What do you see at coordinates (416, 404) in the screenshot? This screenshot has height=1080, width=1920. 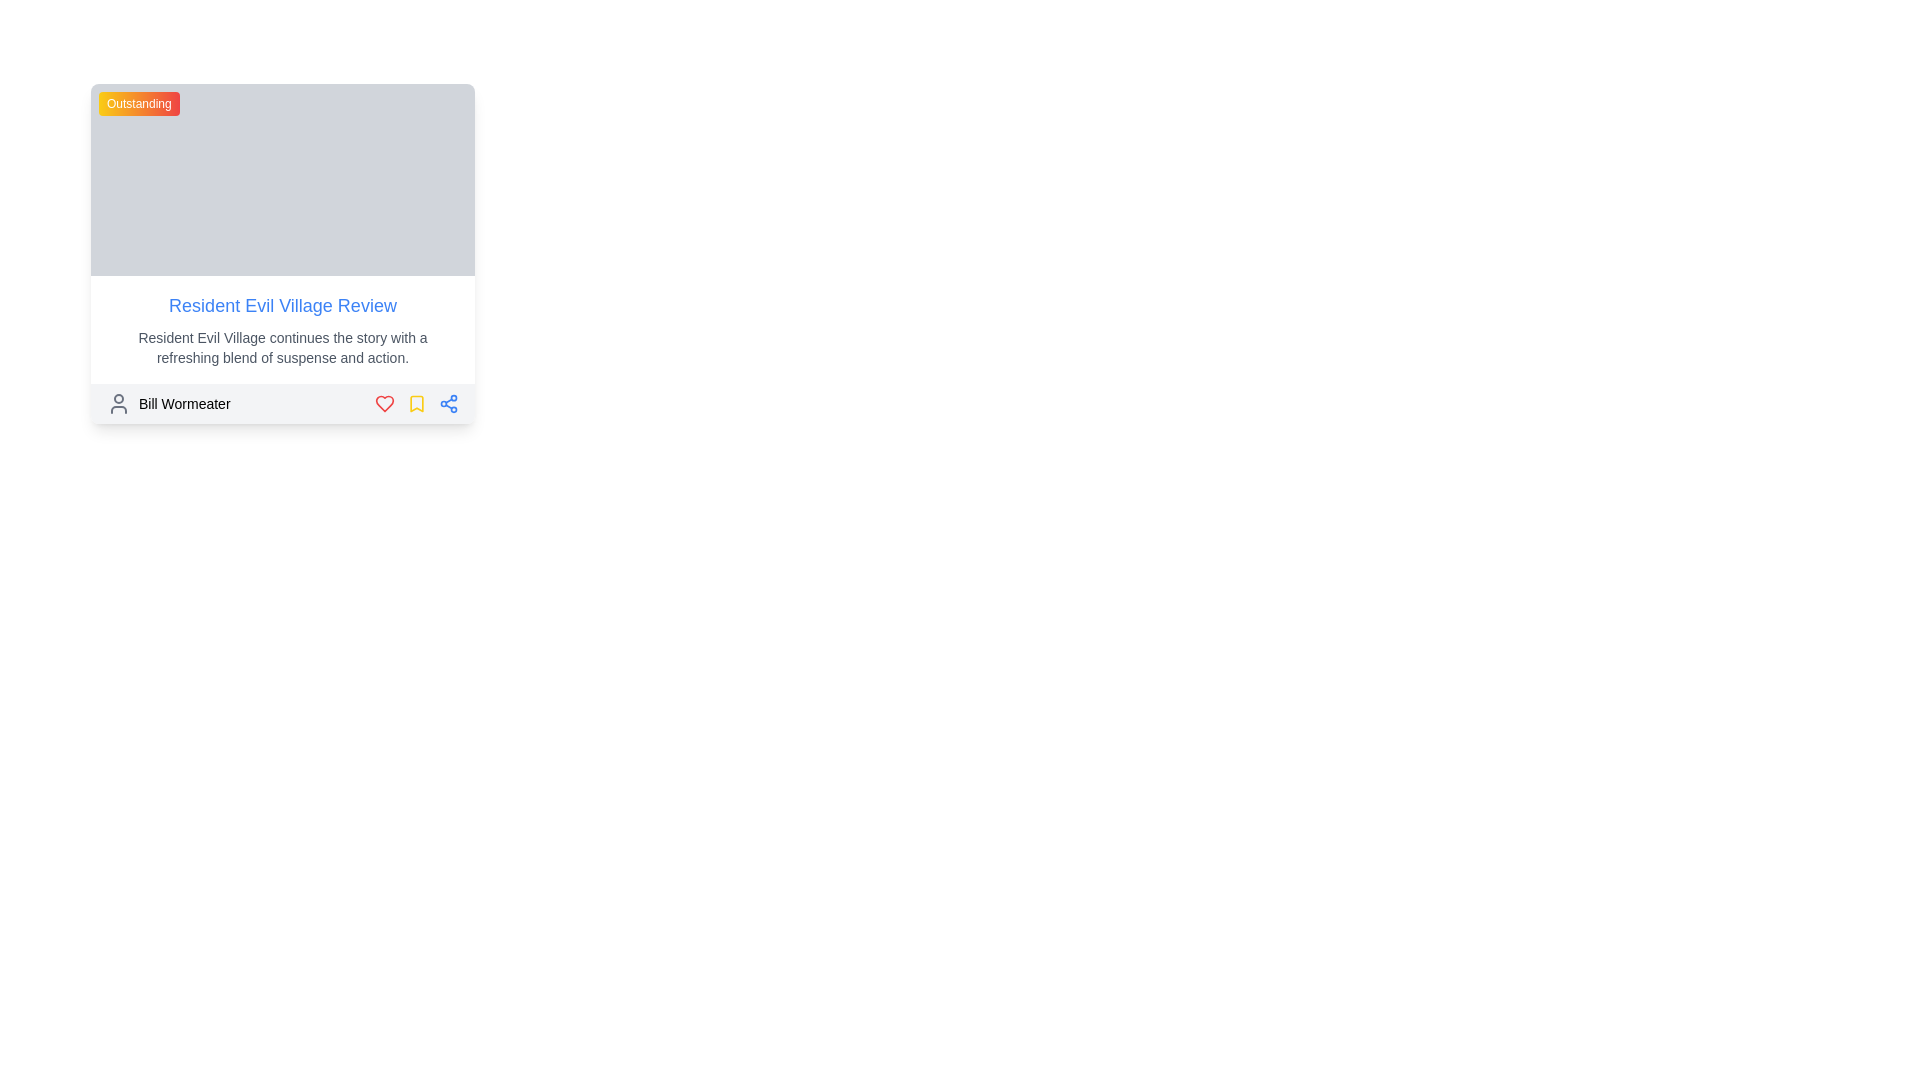 I see `the yellow bookmark icon, which is the second interactive item from the right in a horizontal group of icons below the main text content of the card` at bounding box center [416, 404].